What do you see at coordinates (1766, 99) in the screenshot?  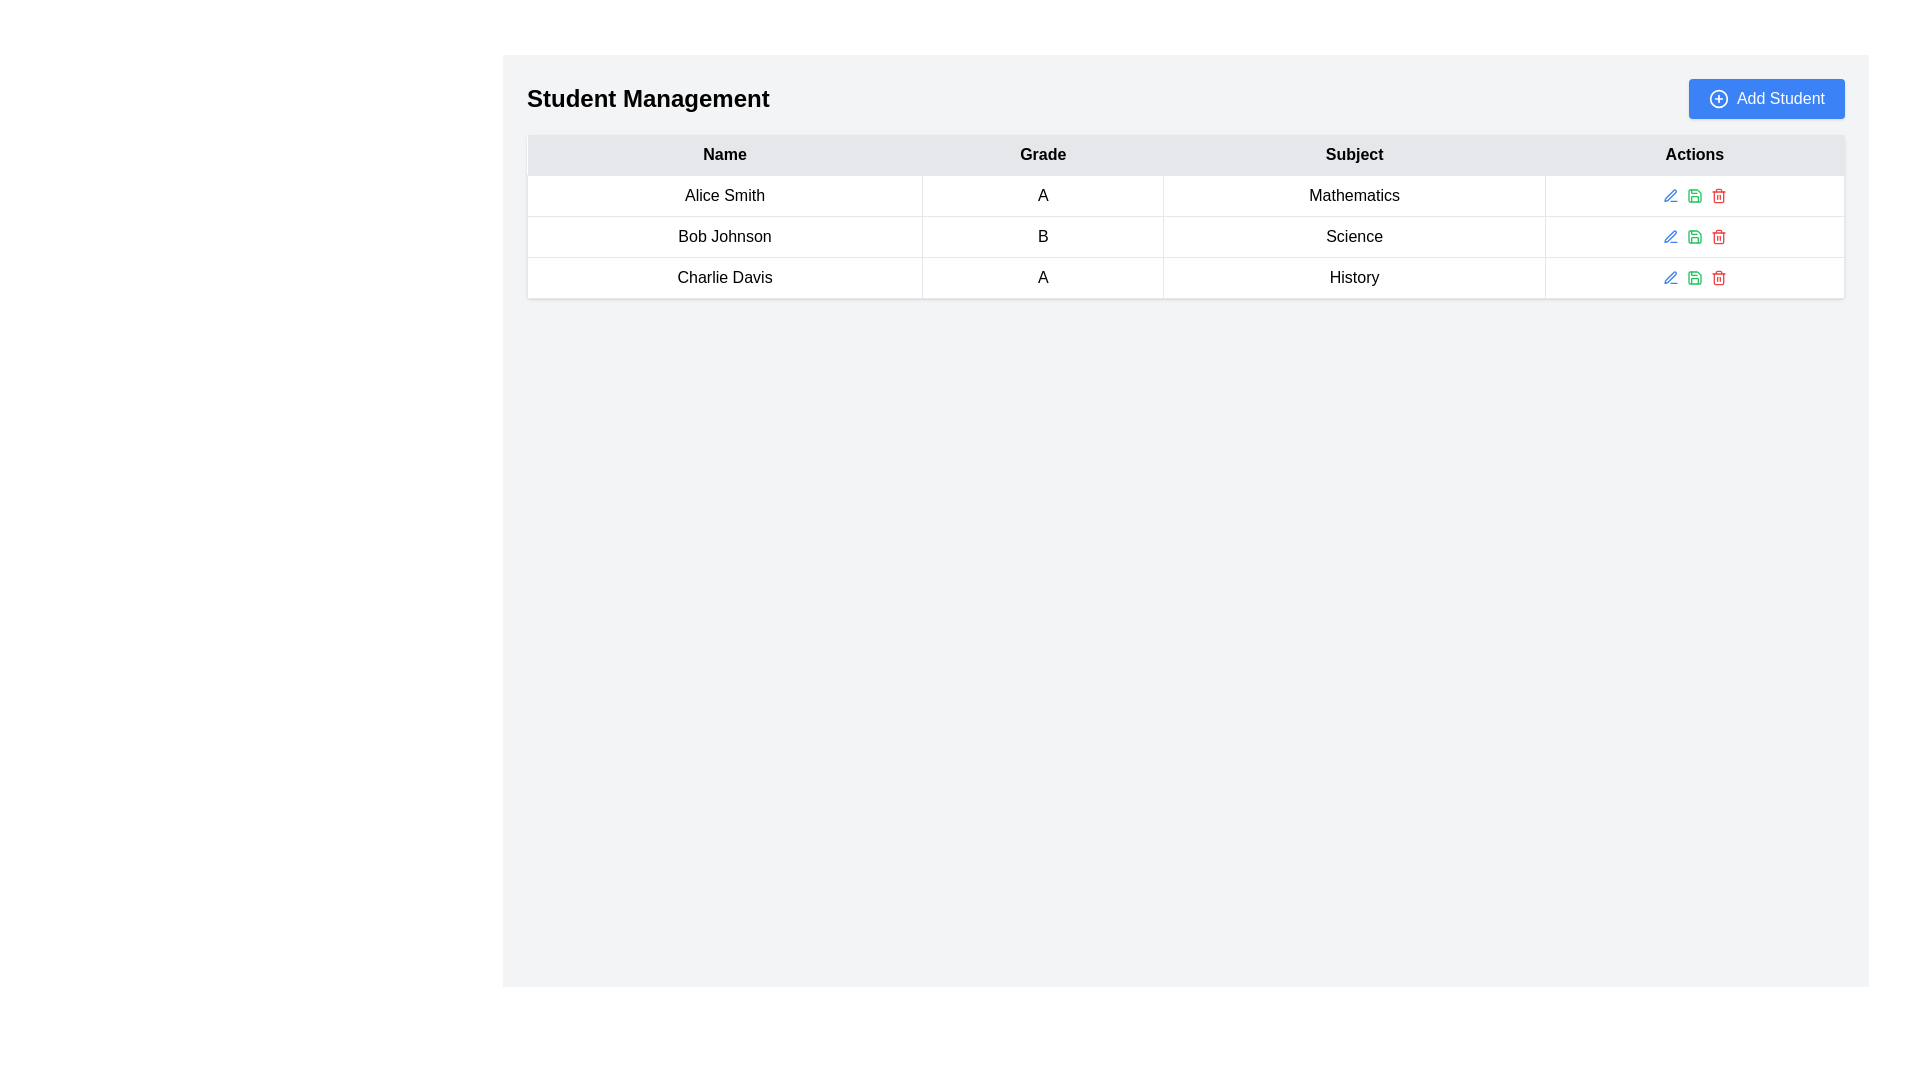 I see `the 'Add Student' button located in the top-right corner of the header section titled 'Student Management'` at bounding box center [1766, 99].